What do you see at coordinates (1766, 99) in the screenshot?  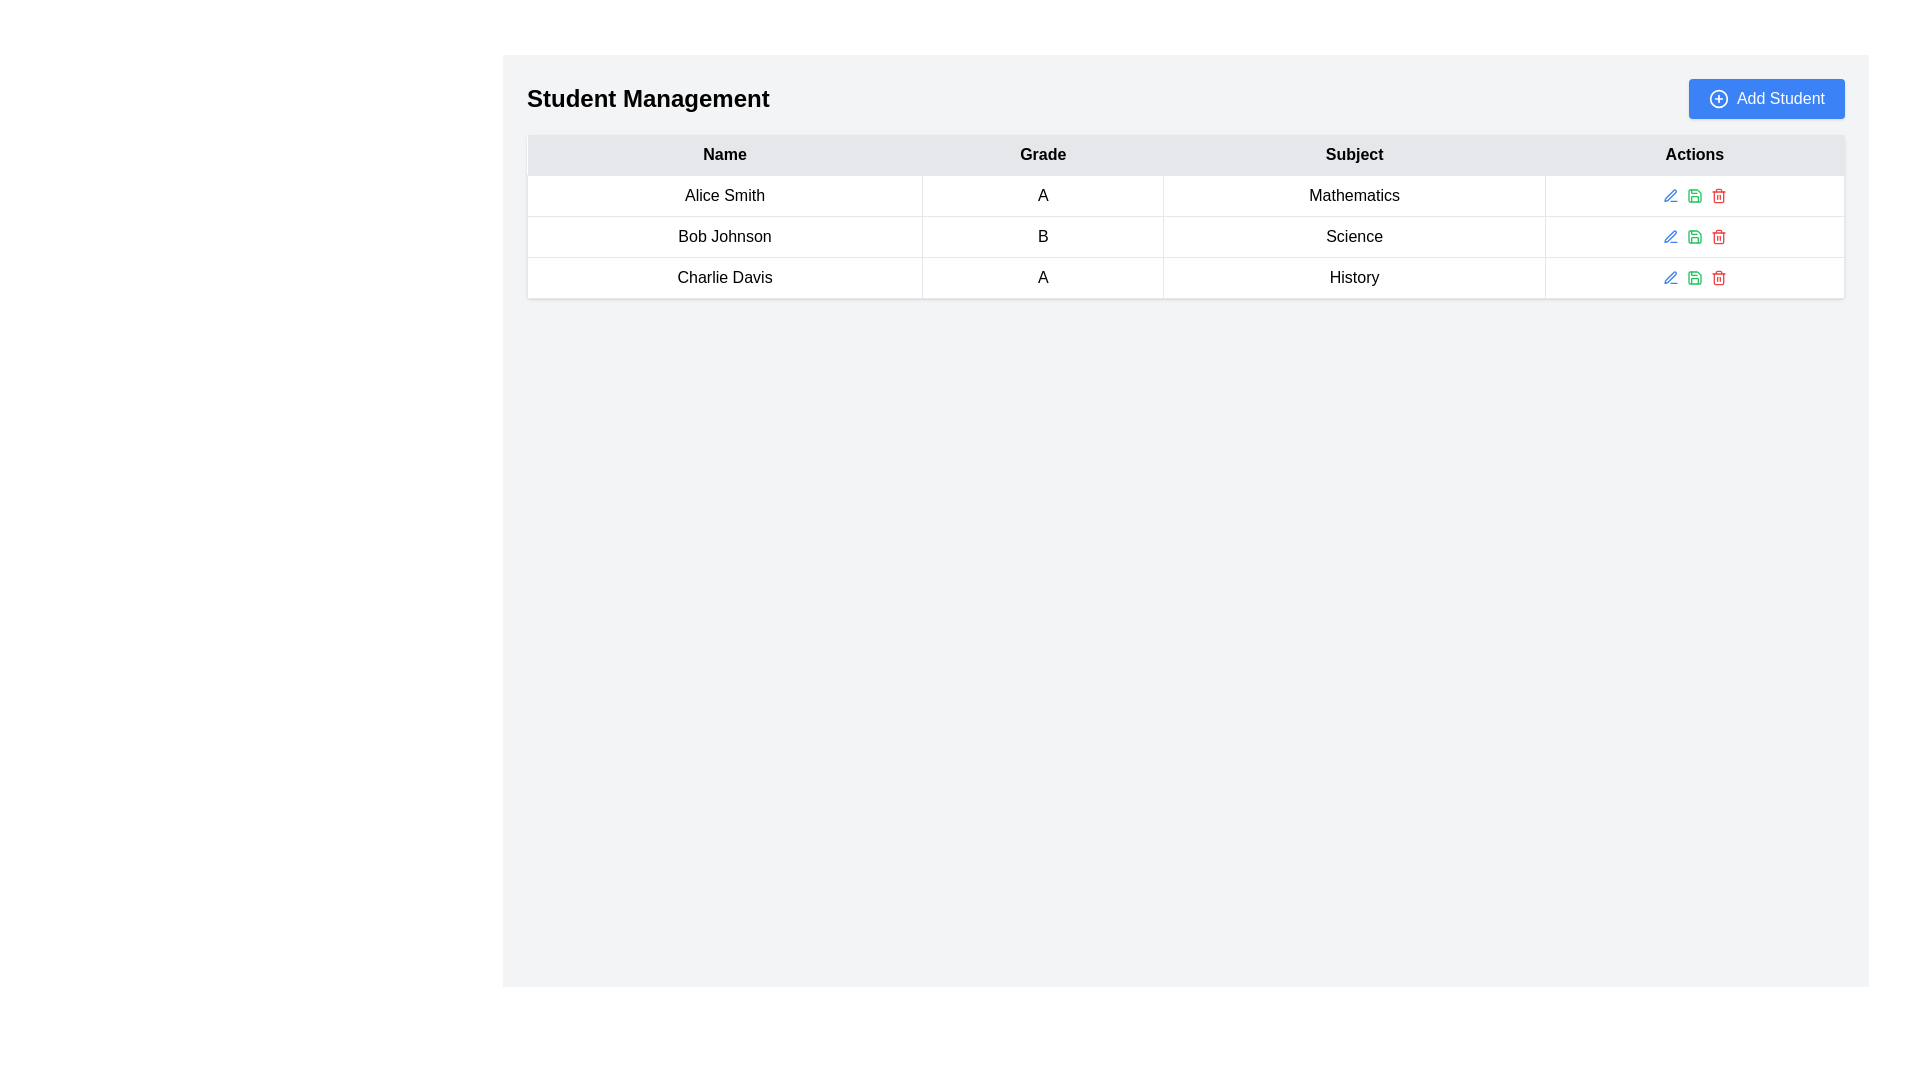 I see `the 'Add Student' button located in the top-right corner of the header section titled 'Student Management'` at bounding box center [1766, 99].